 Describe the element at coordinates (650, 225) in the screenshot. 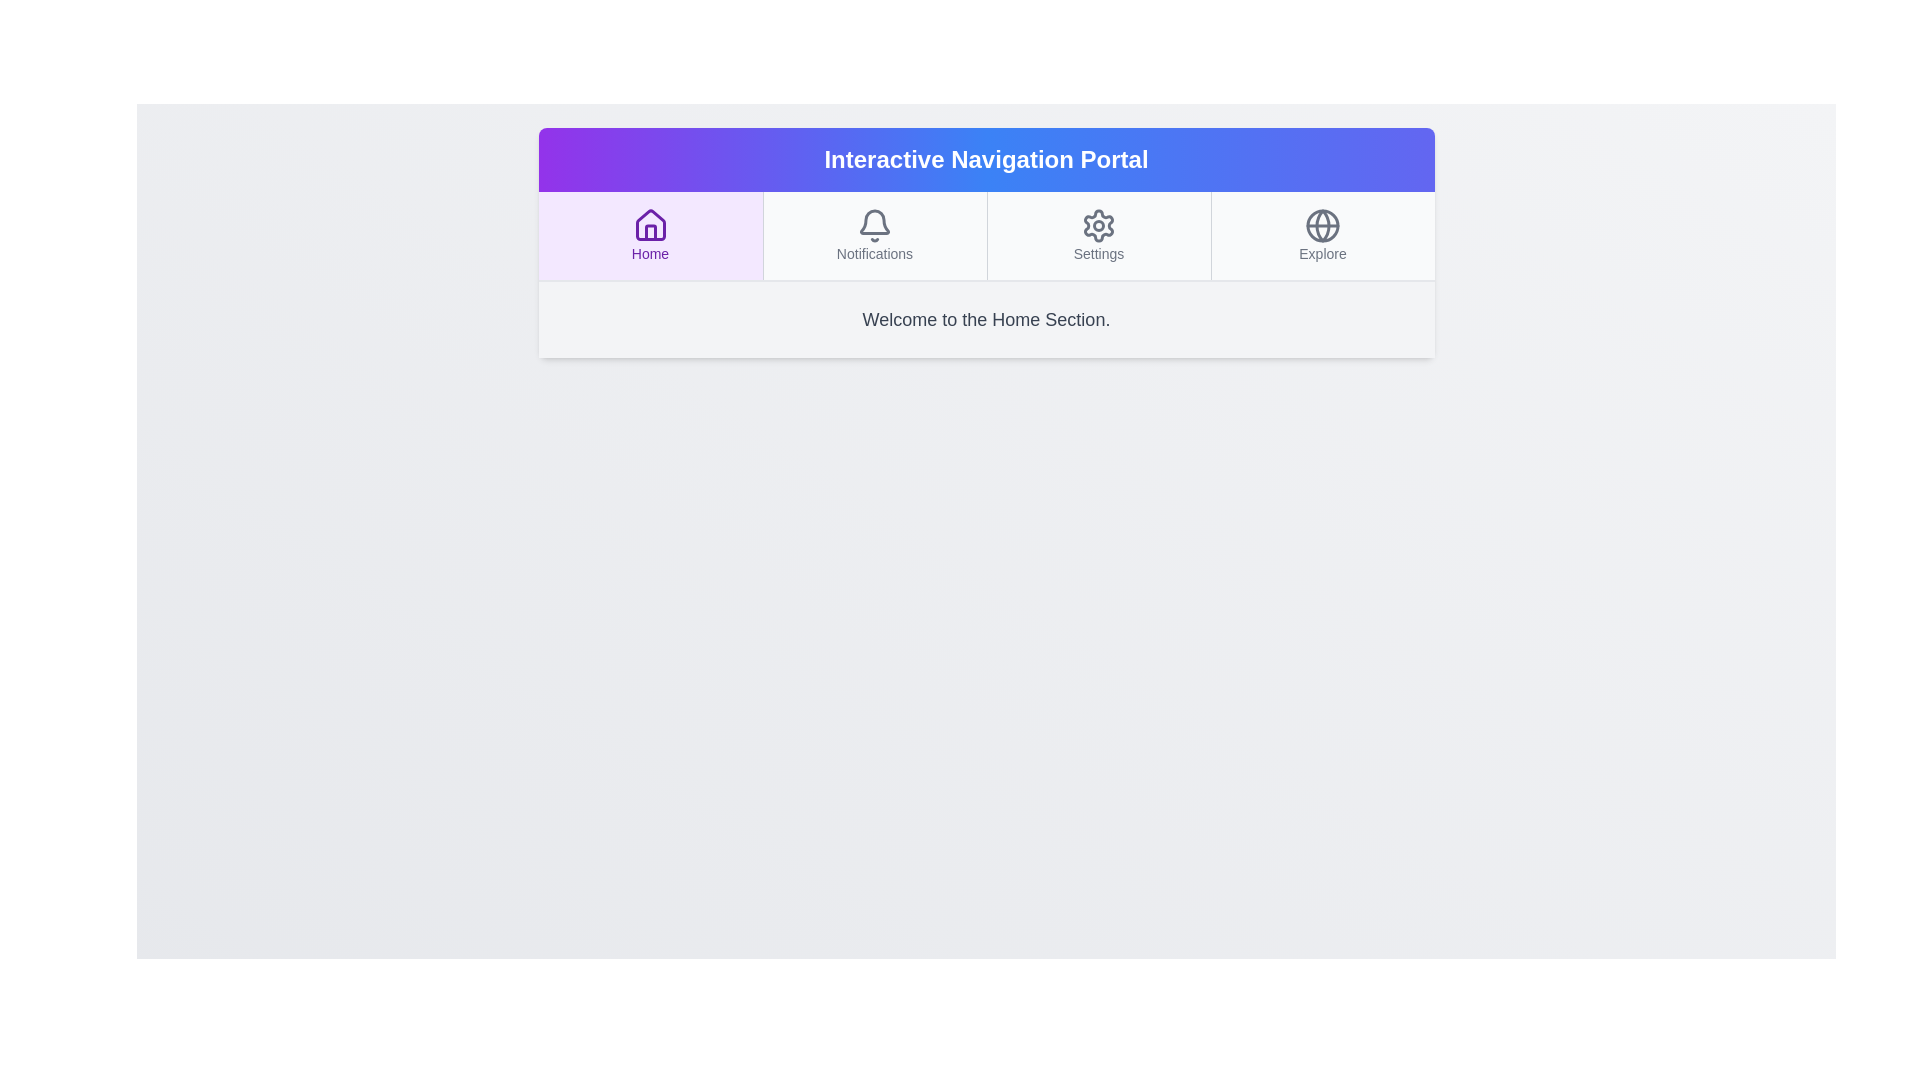

I see `the house icon in the 'Home' menu tab` at that location.